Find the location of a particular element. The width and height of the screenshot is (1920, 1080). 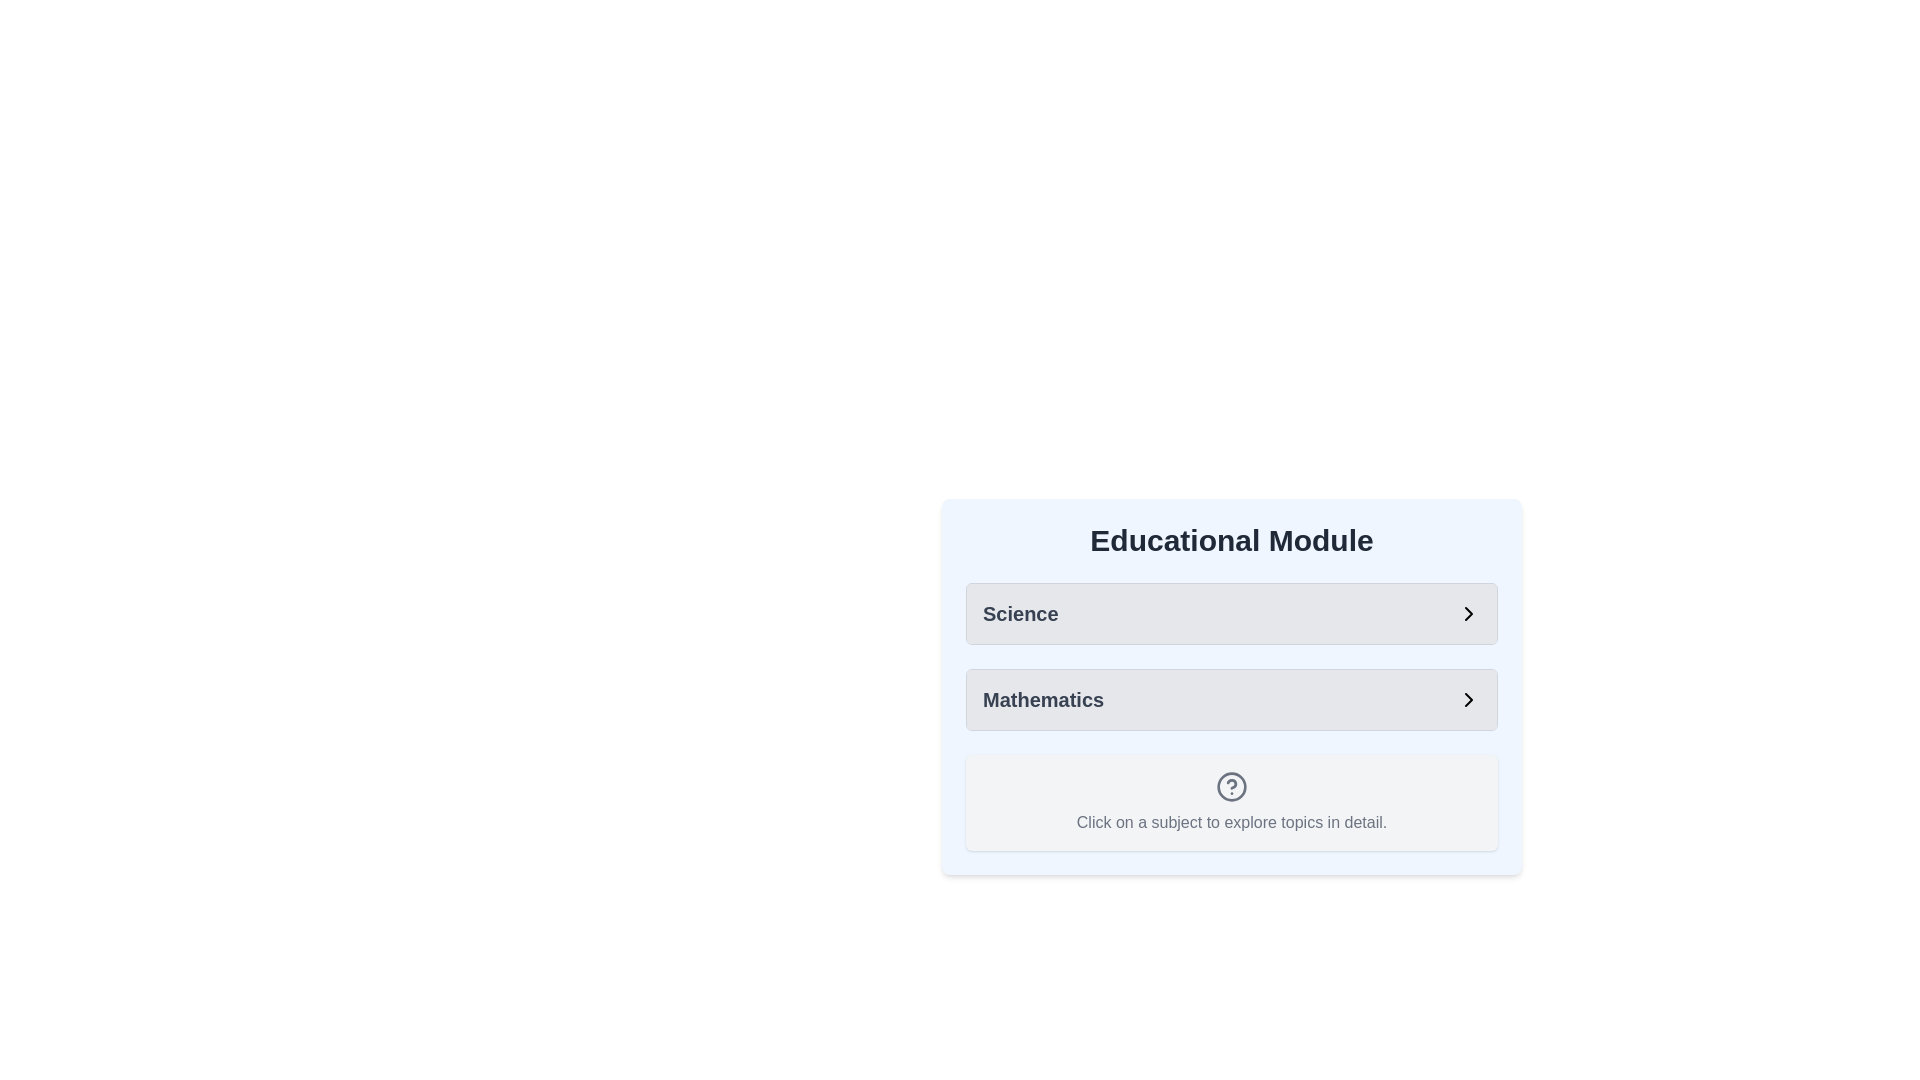

the arrow icon located to the far right of the 'Science' section is located at coordinates (1468, 612).